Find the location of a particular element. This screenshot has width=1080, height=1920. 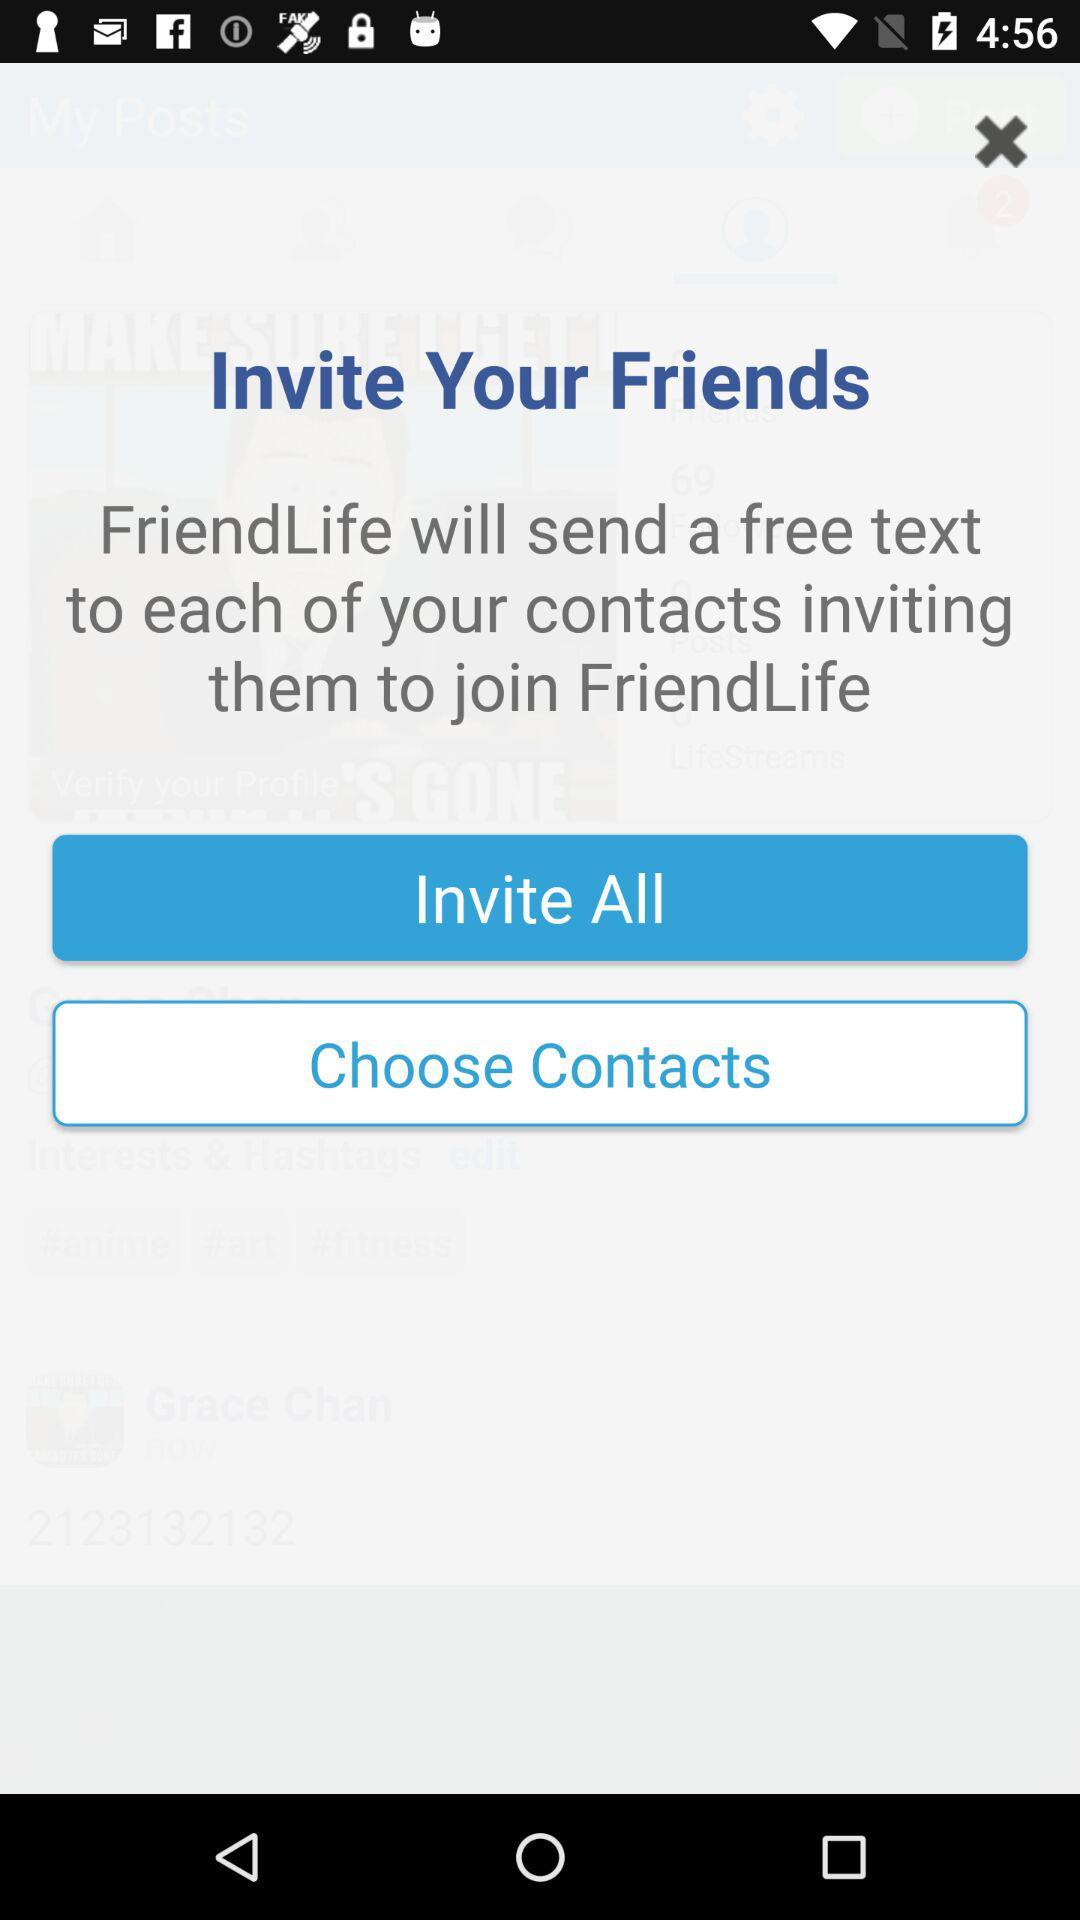

item below the friendlife will send icon is located at coordinates (540, 896).